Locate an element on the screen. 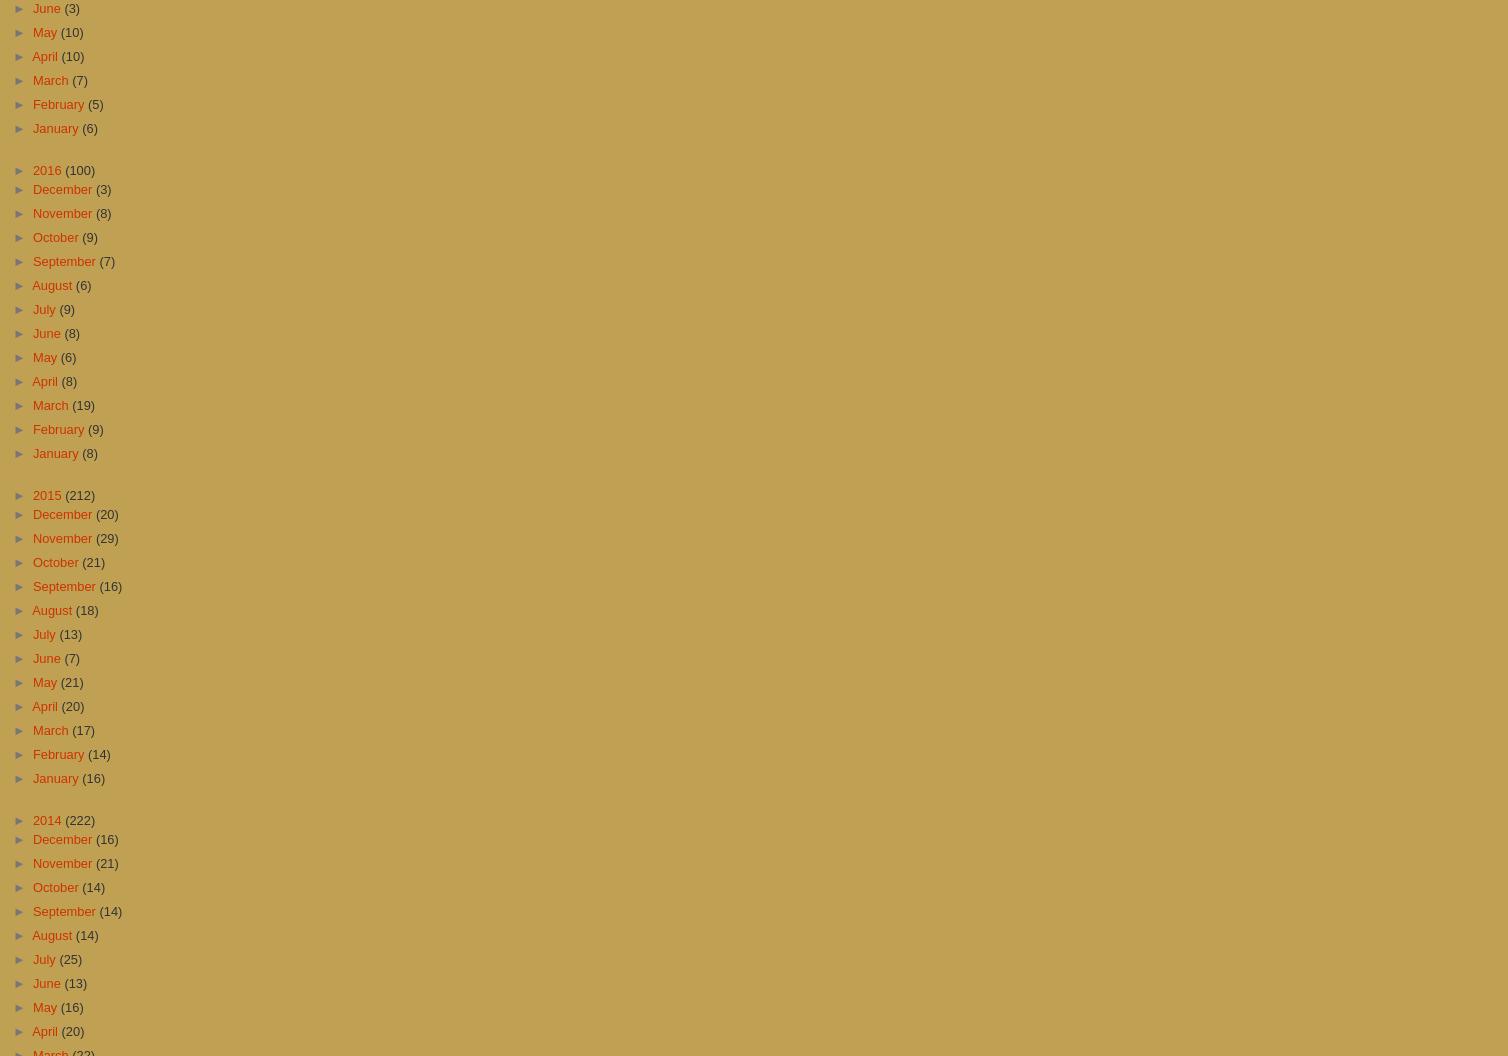 The image size is (1508, 1056). '(212)' is located at coordinates (80, 493).